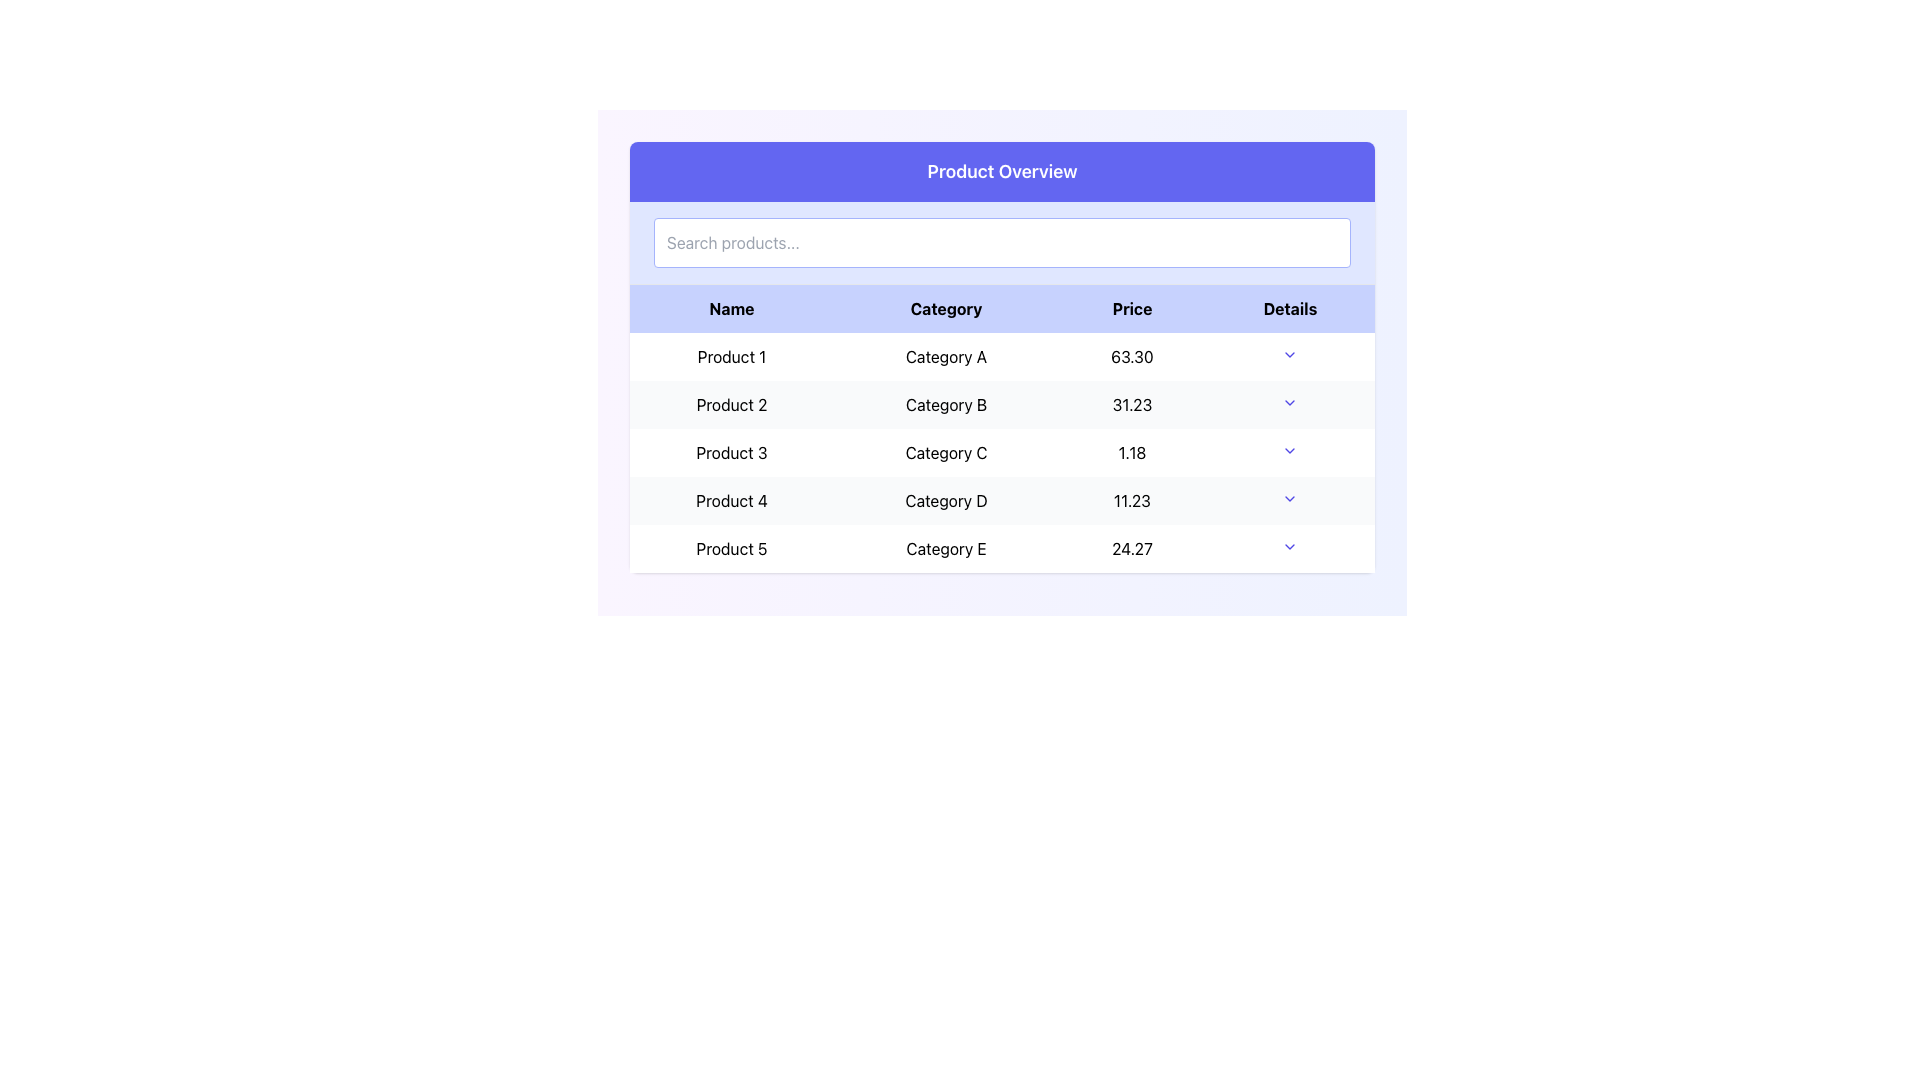 This screenshot has width=1920, height=1080. What do you see at coordinates (1290, 451) in the screenshot?
I see `the indigo downward chevron icon in the 'Details' column of the table for 'Product 3'` at bounding box center [1290, 451].